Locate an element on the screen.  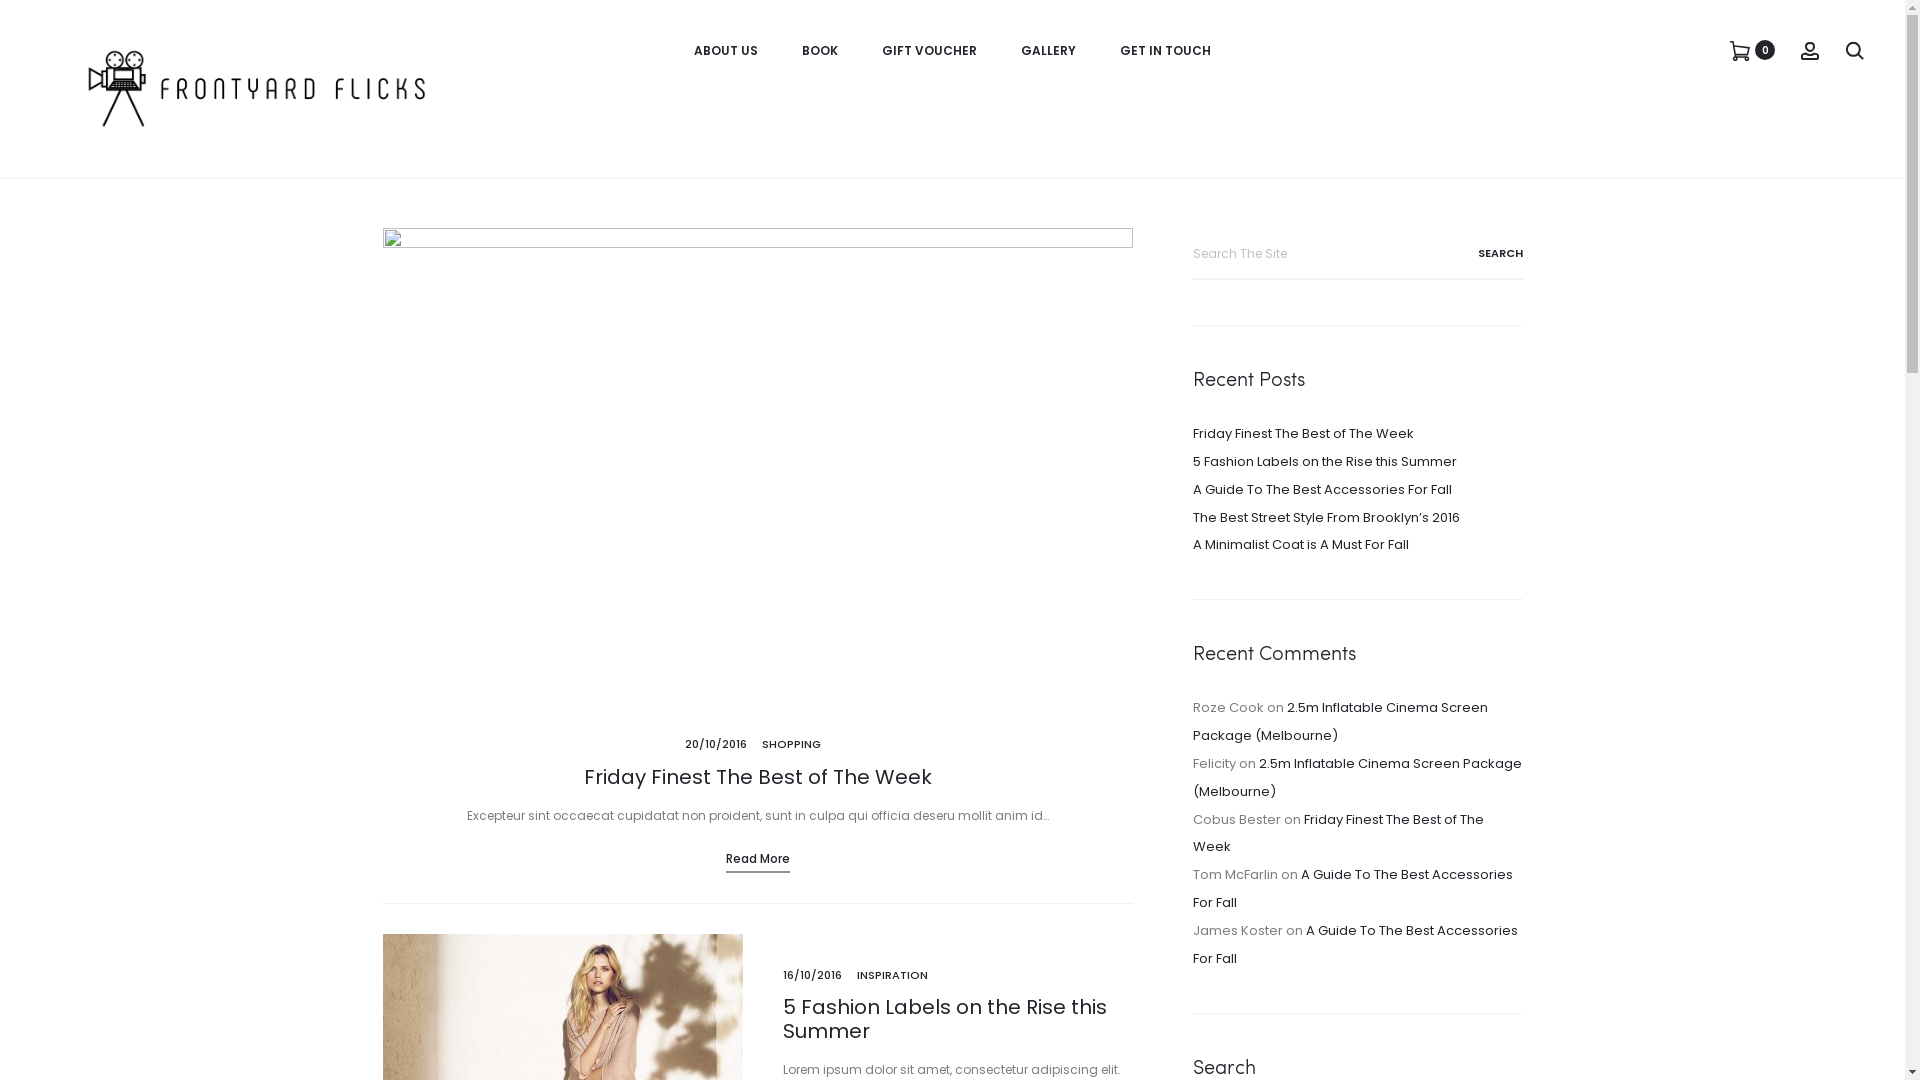
'SHOPPING' is located at coordinates (790, 744).